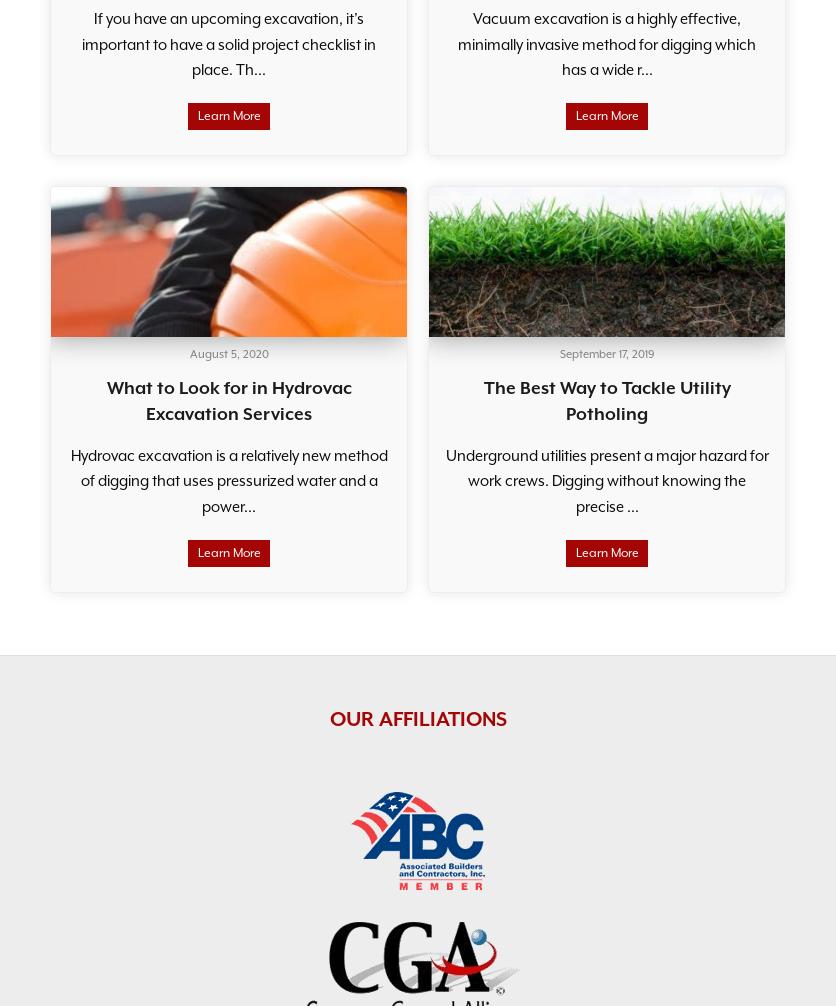  Describe the element at coordinates (228, 353) in the screenshot. I see `'August 5, 2020'` at that location.